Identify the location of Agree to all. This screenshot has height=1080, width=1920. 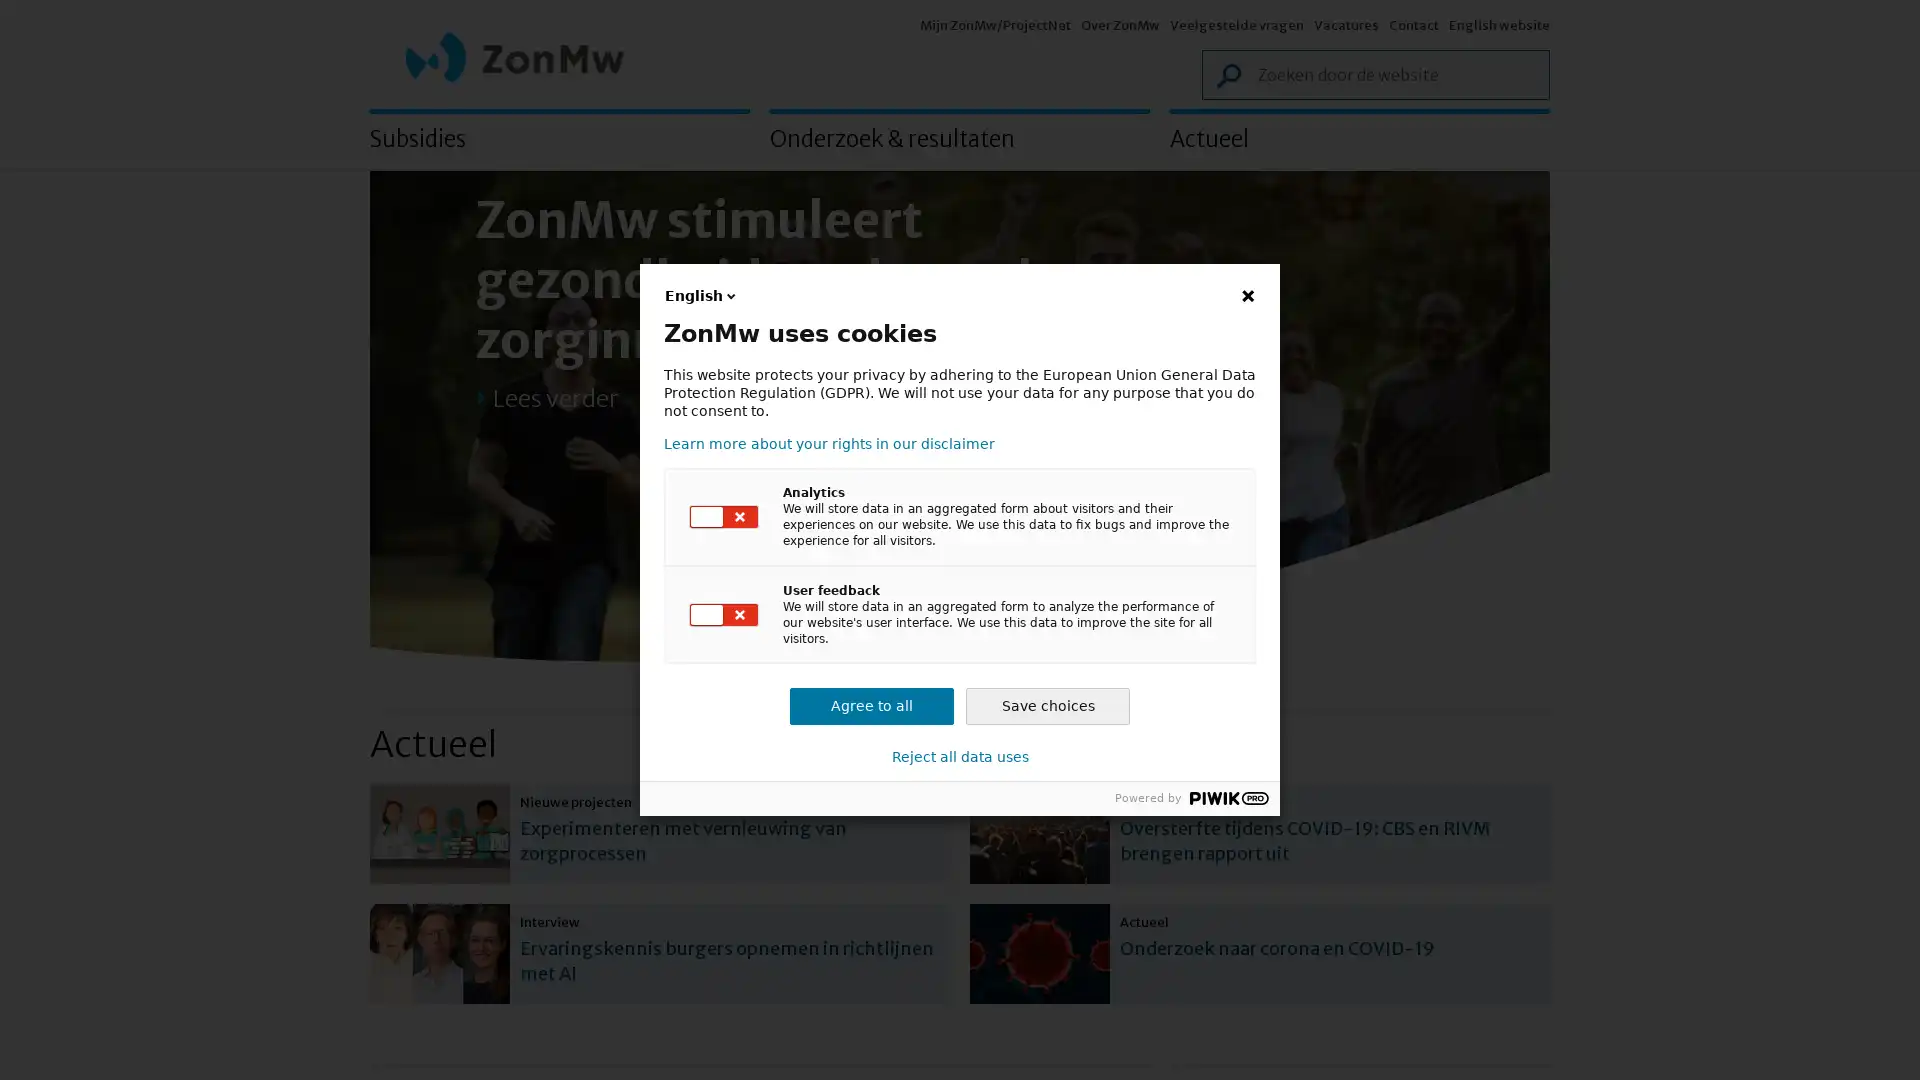
(872, 705).